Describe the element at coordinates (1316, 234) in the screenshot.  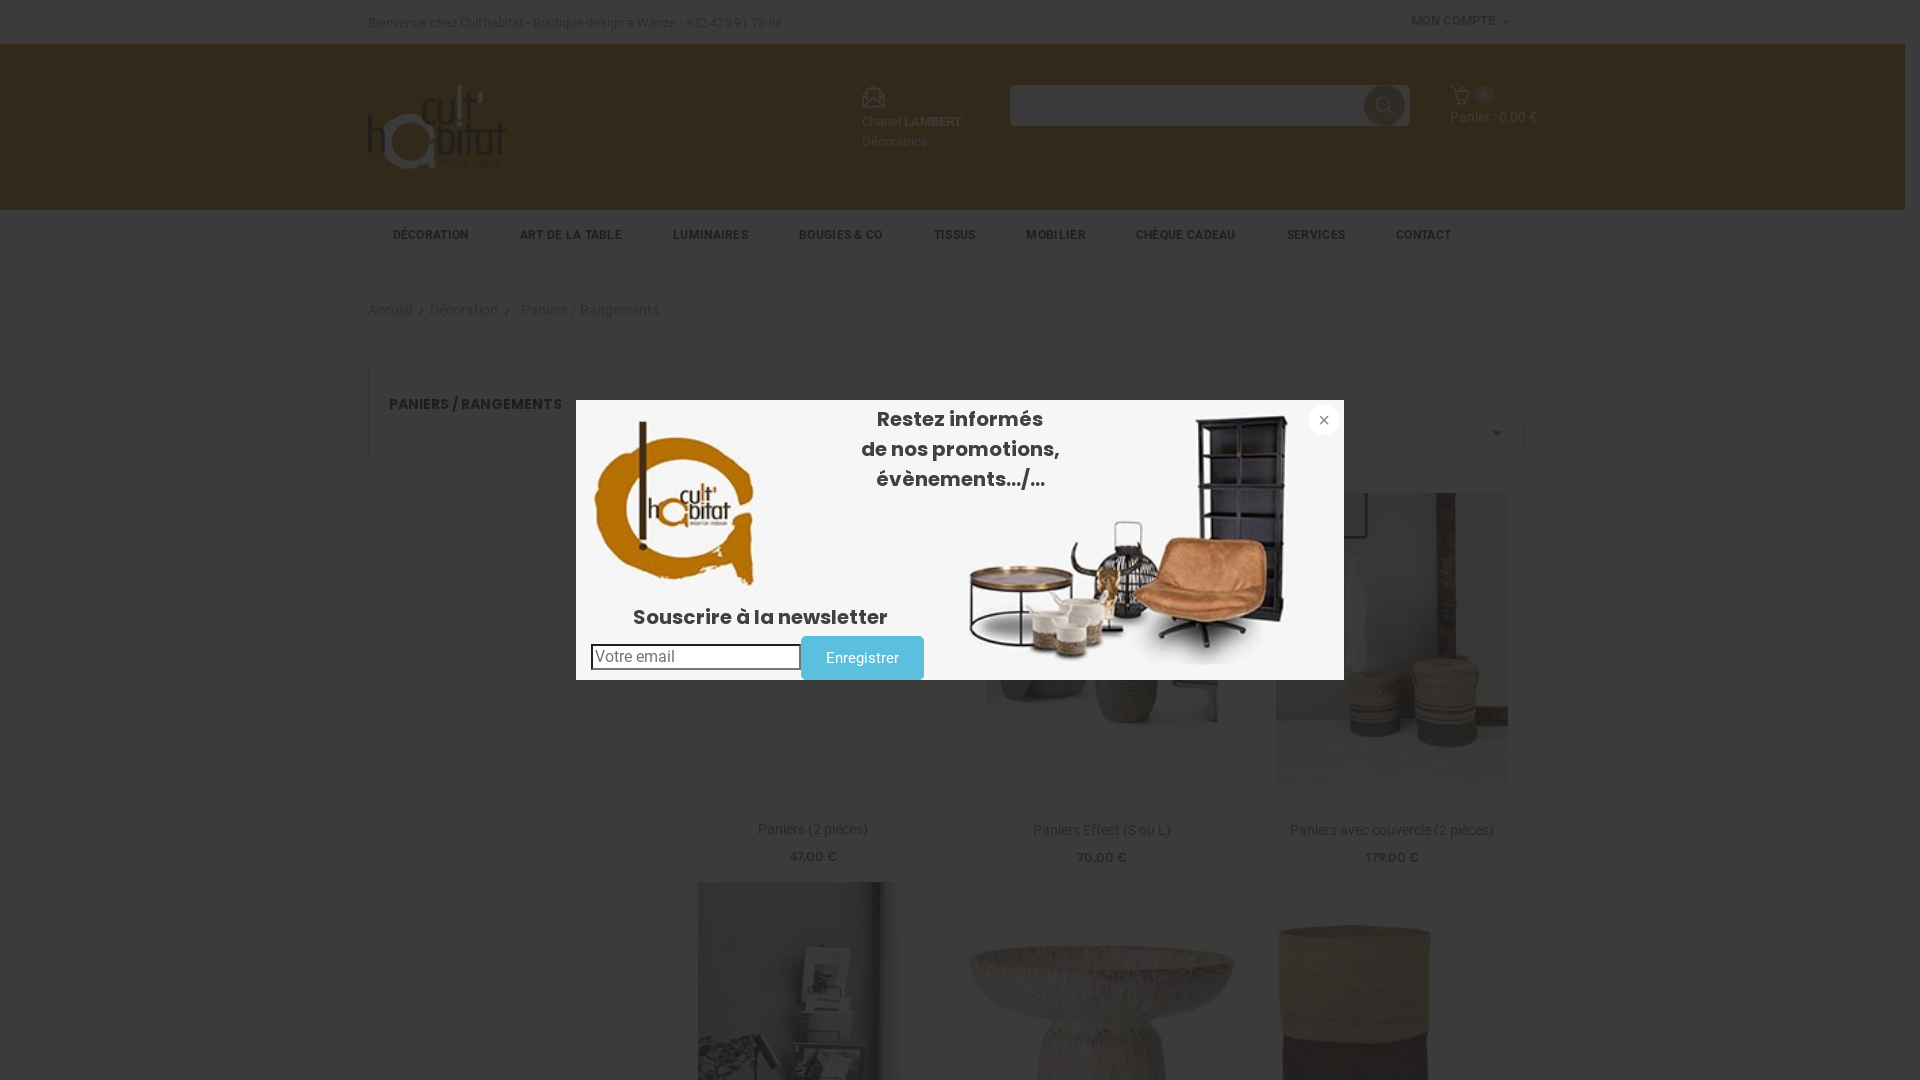
I see `'SERVICES'` at that location.